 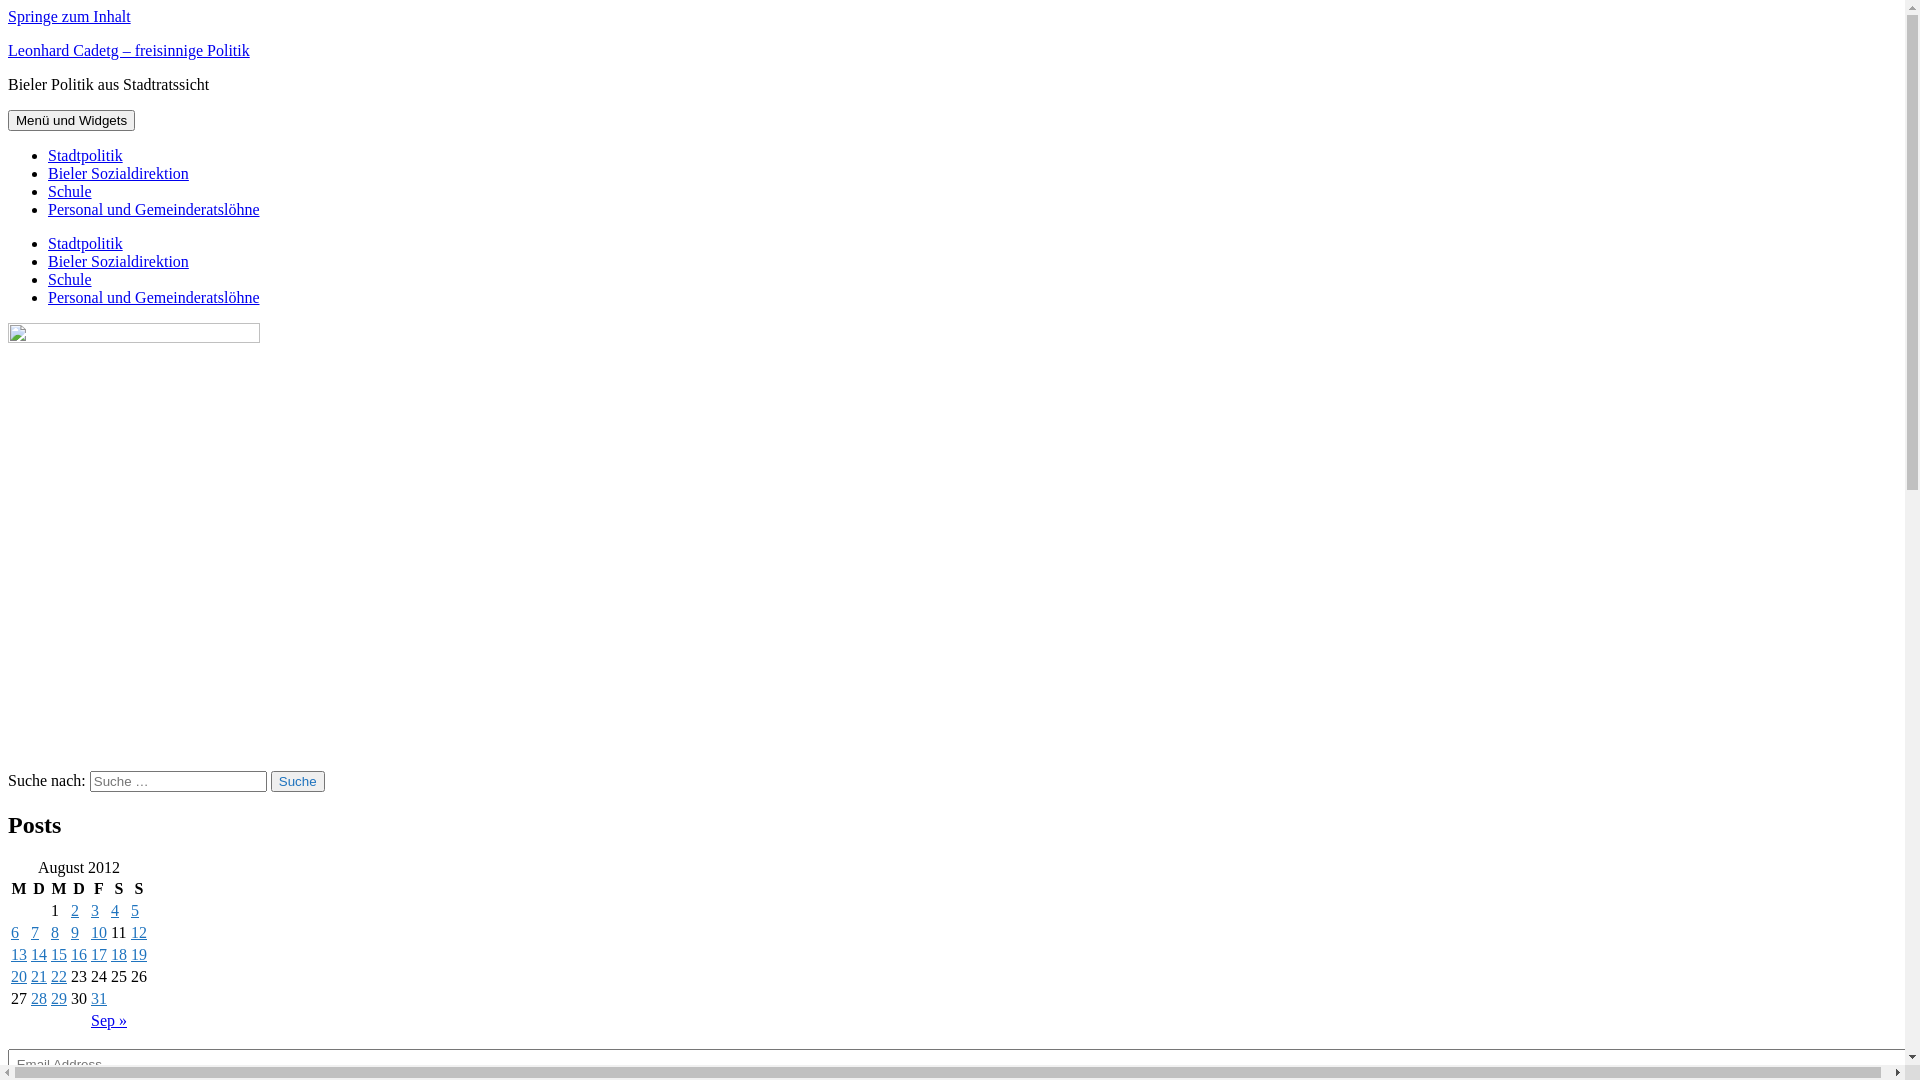 I want to click on '17', so click(x=98, y=953).